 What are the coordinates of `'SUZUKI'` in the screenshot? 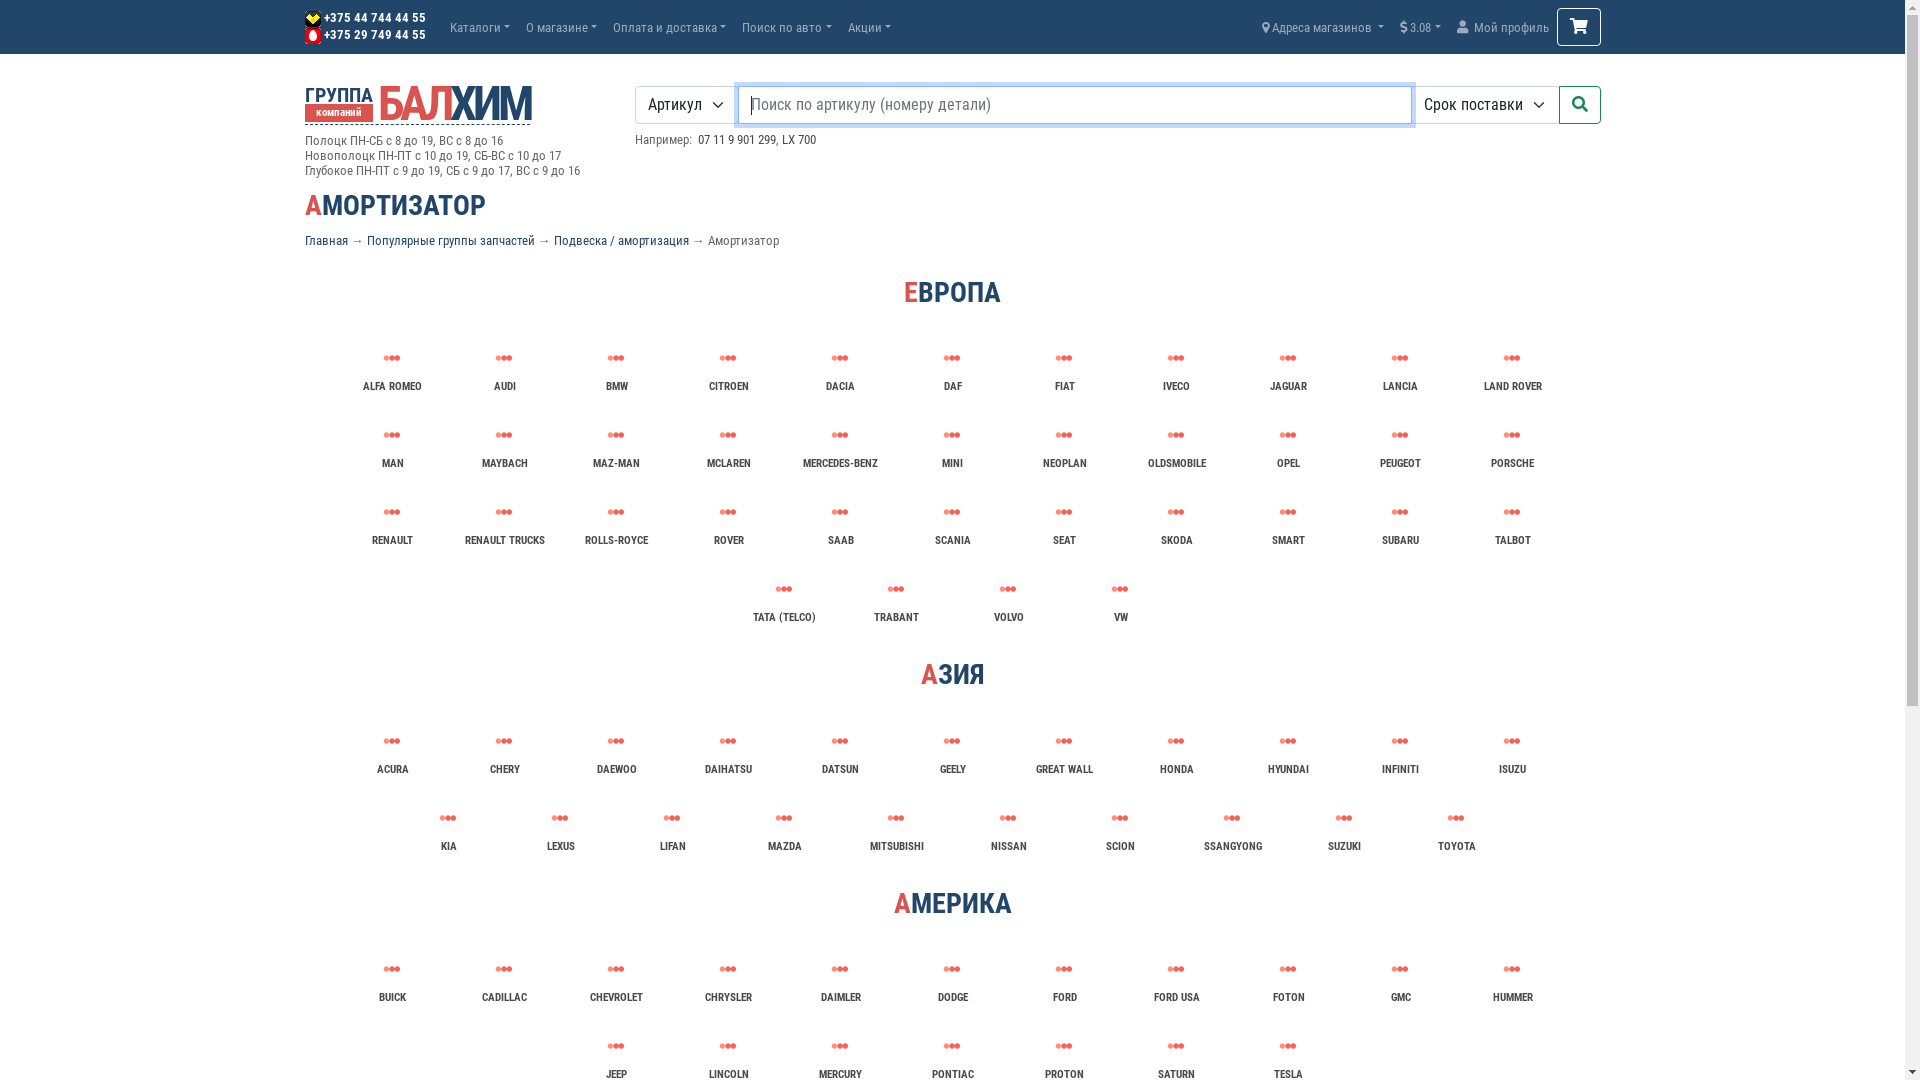 It's located at (1344, 825).